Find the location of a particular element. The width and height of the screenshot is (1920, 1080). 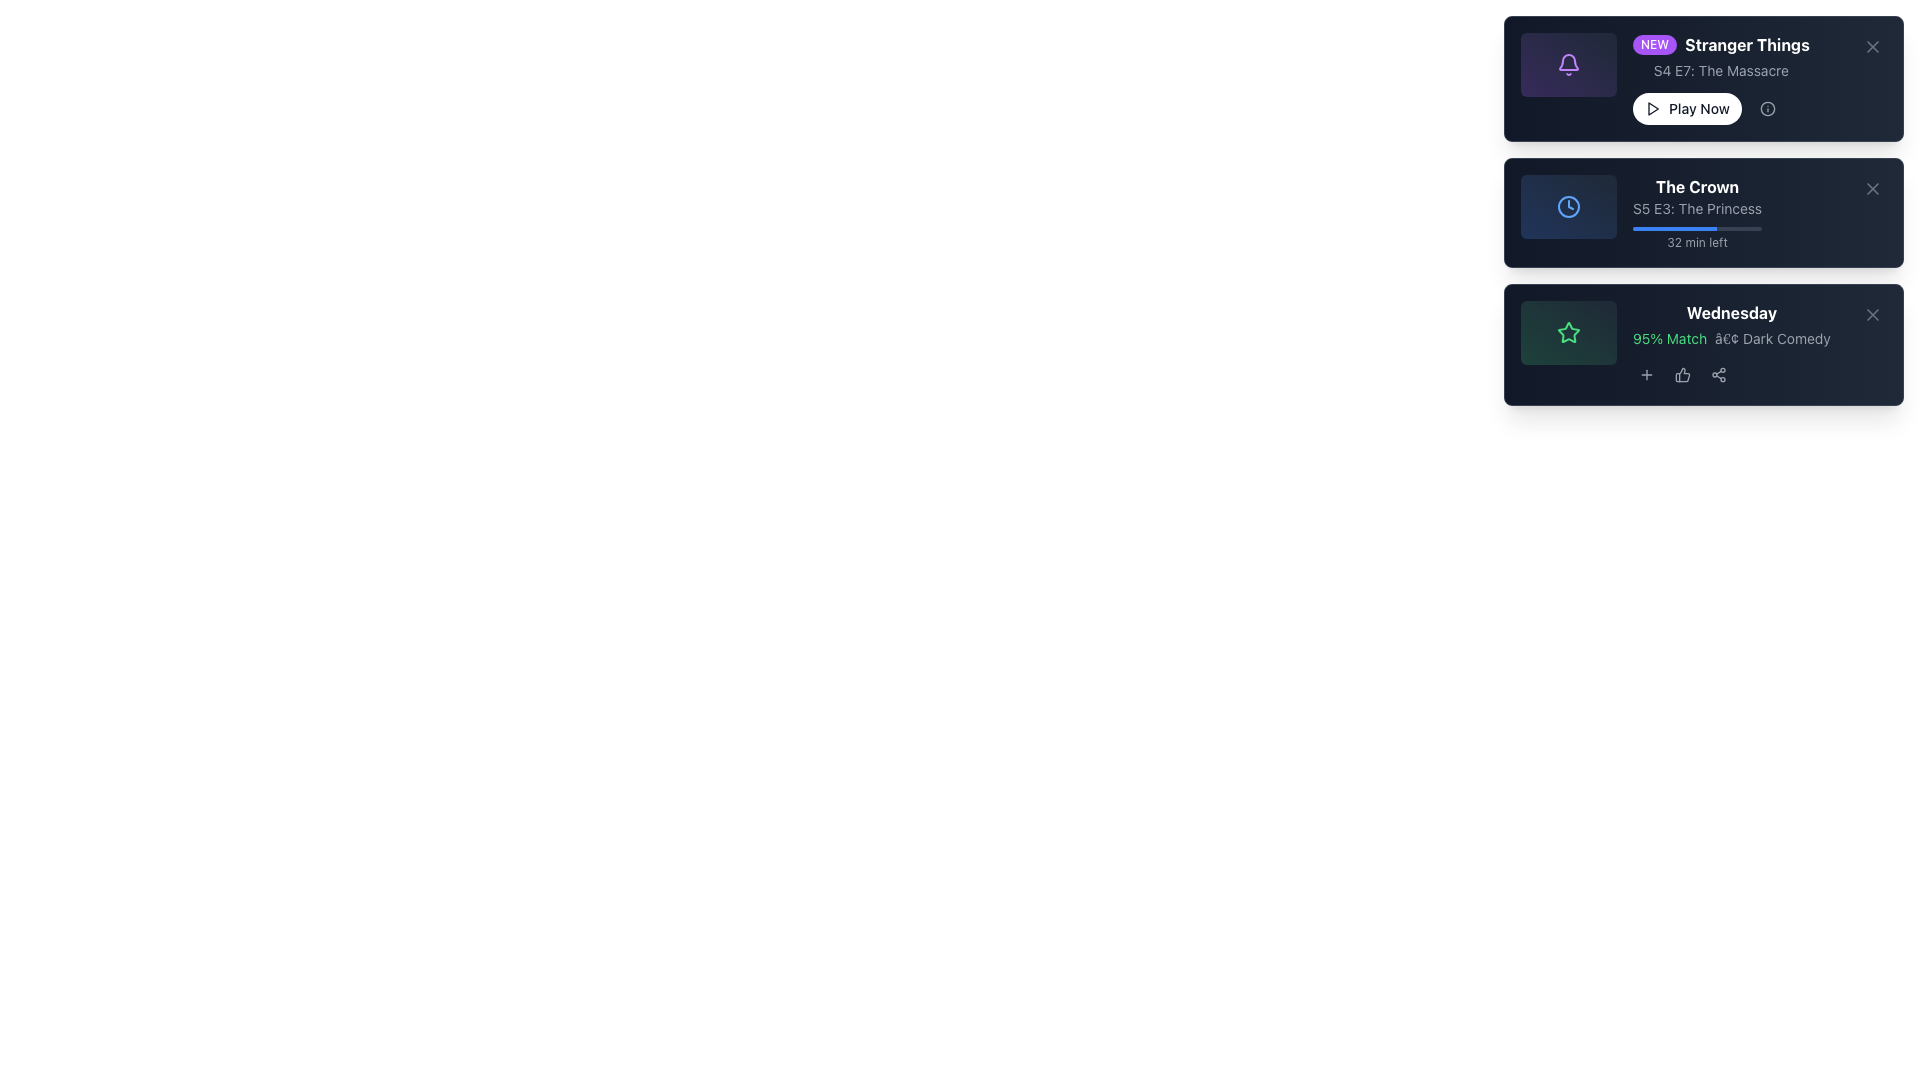

the match percentage of the Content Preview Item for 'Wednesday', which is the third item in the media suggestions list is located at coordinates (1703, 343).